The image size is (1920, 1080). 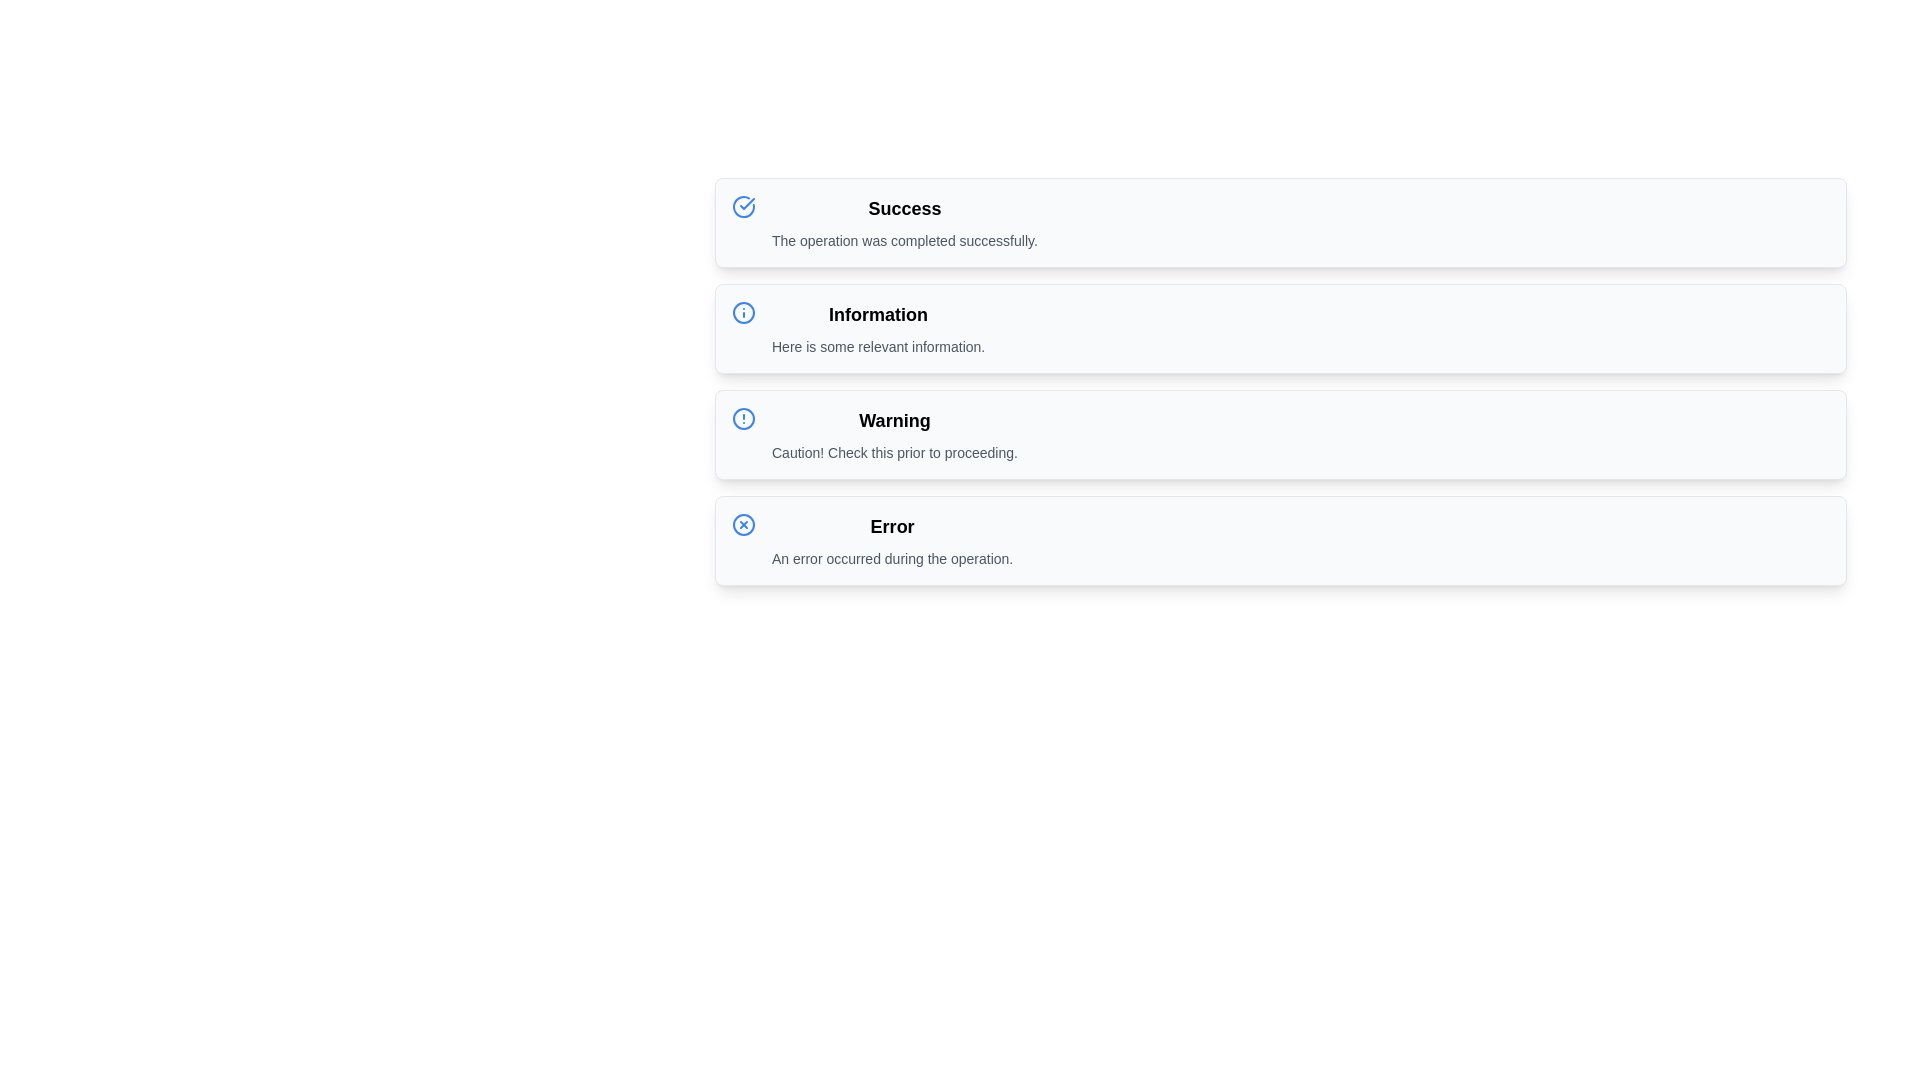 What do you see at coordinates (891, 526) in the screenshot?
I see `text of the header element that serves as the title for the 'Error' notification panel, located in the fourth panel of vertically stacked notification panels` at bounding box center [891, 526].